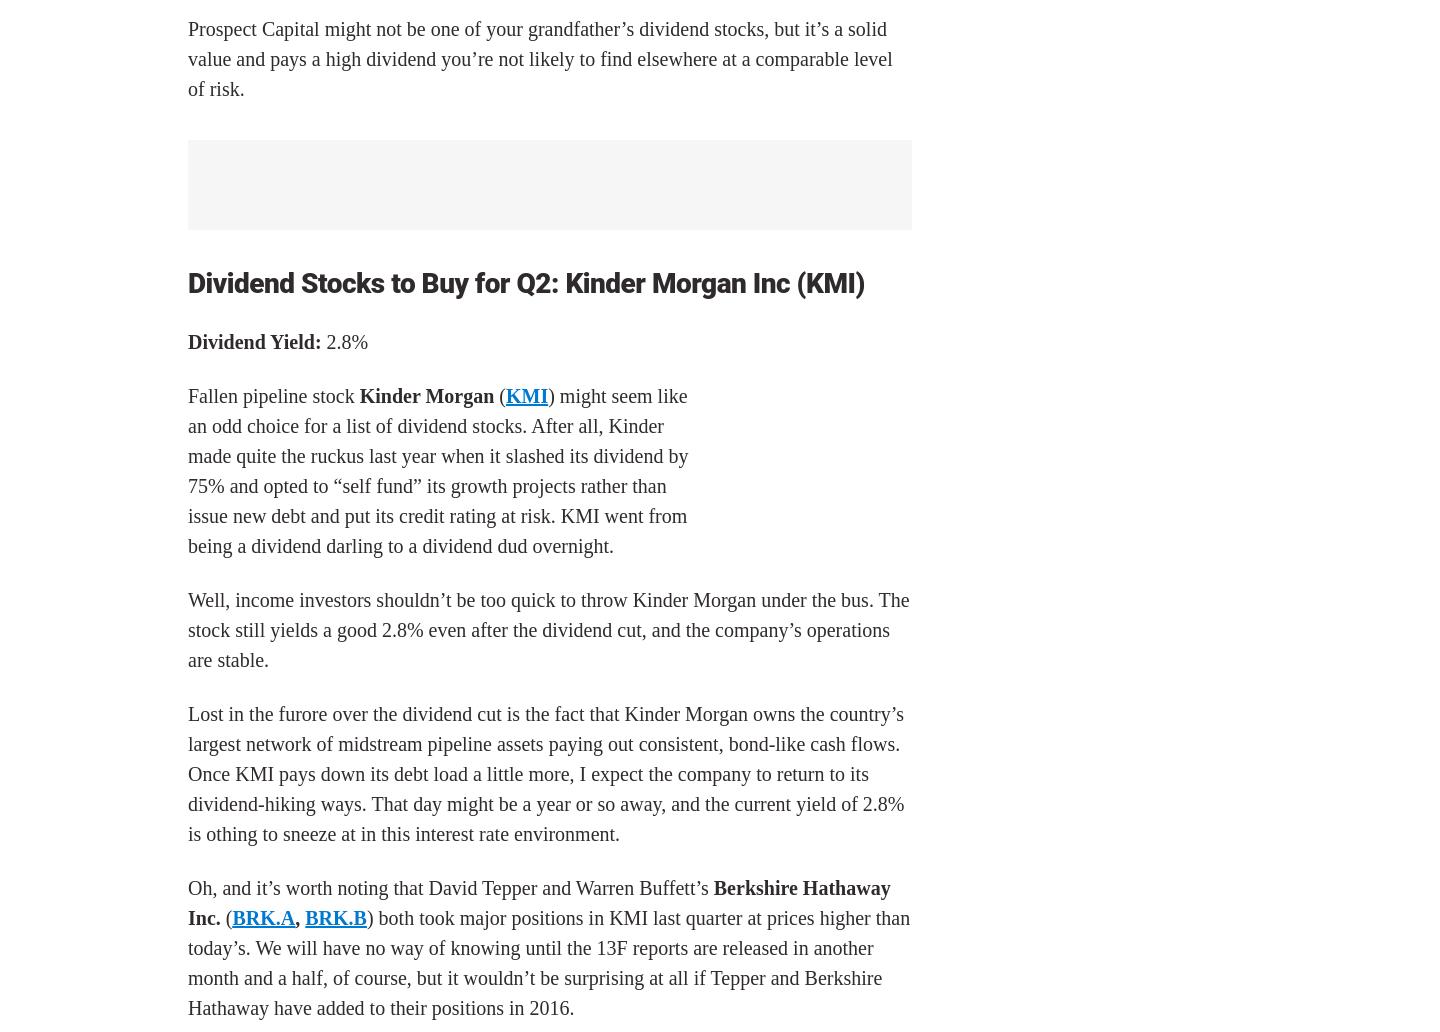  I want to click on 'Prospect Capital might not be one of your grandfather’s dividend stocks, but it’s a solid value and pays a high dividend you’re not likely to find elsewhere at a comparable level of risk.', so click(539, 59).